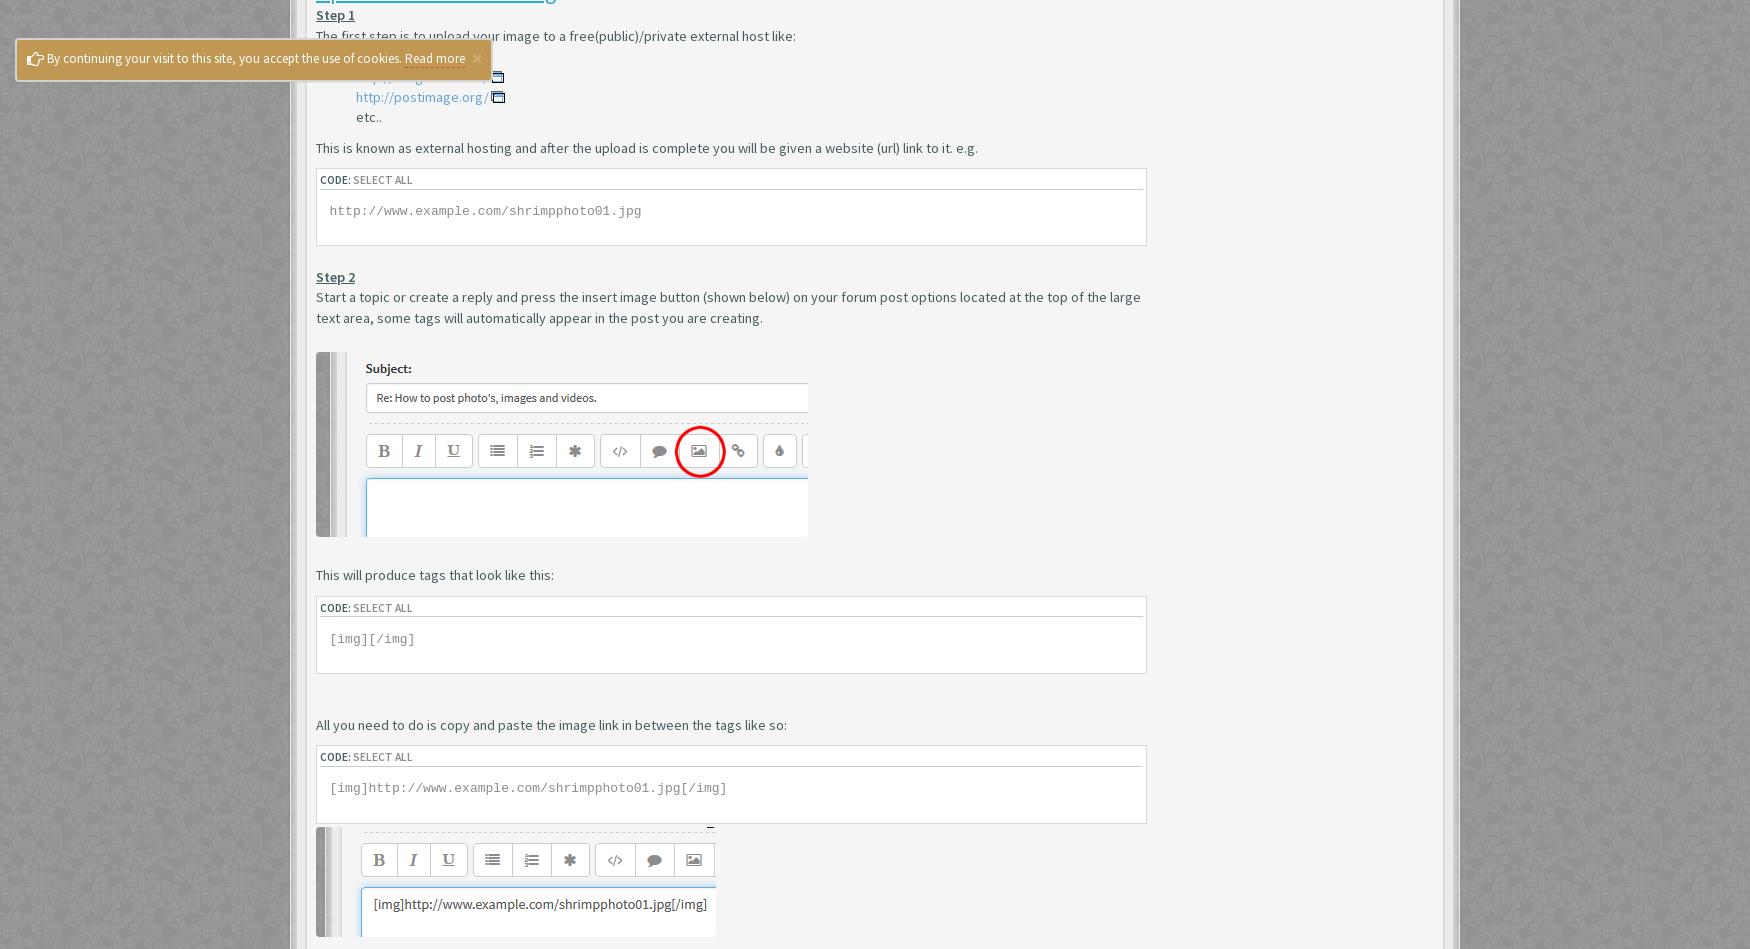 The image size is (1750, 949). What do you see at coordinates (554, 35) in the screenshot?
I see `'The first step is to upload your image to a free(public)/private external host like:'` at bounding box center [554, 35].